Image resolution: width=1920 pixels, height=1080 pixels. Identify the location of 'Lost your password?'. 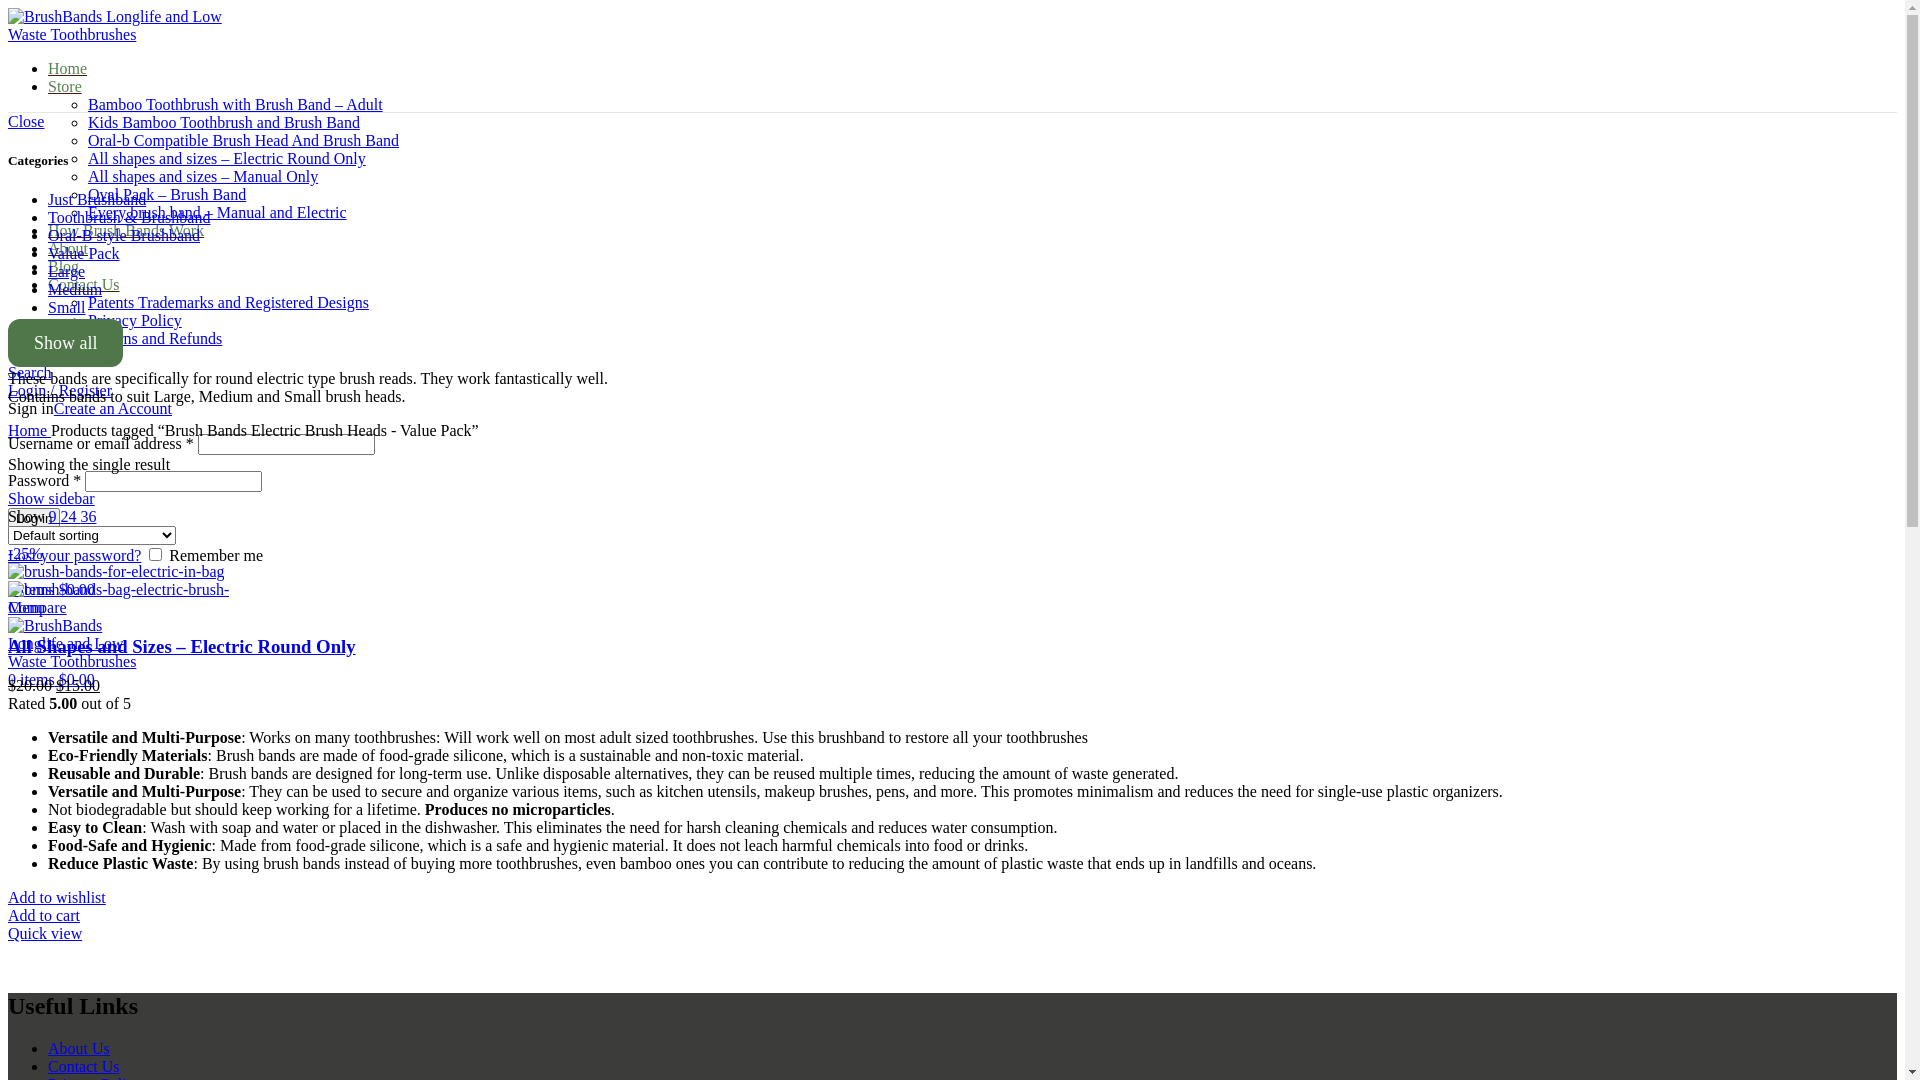
(74, 555).